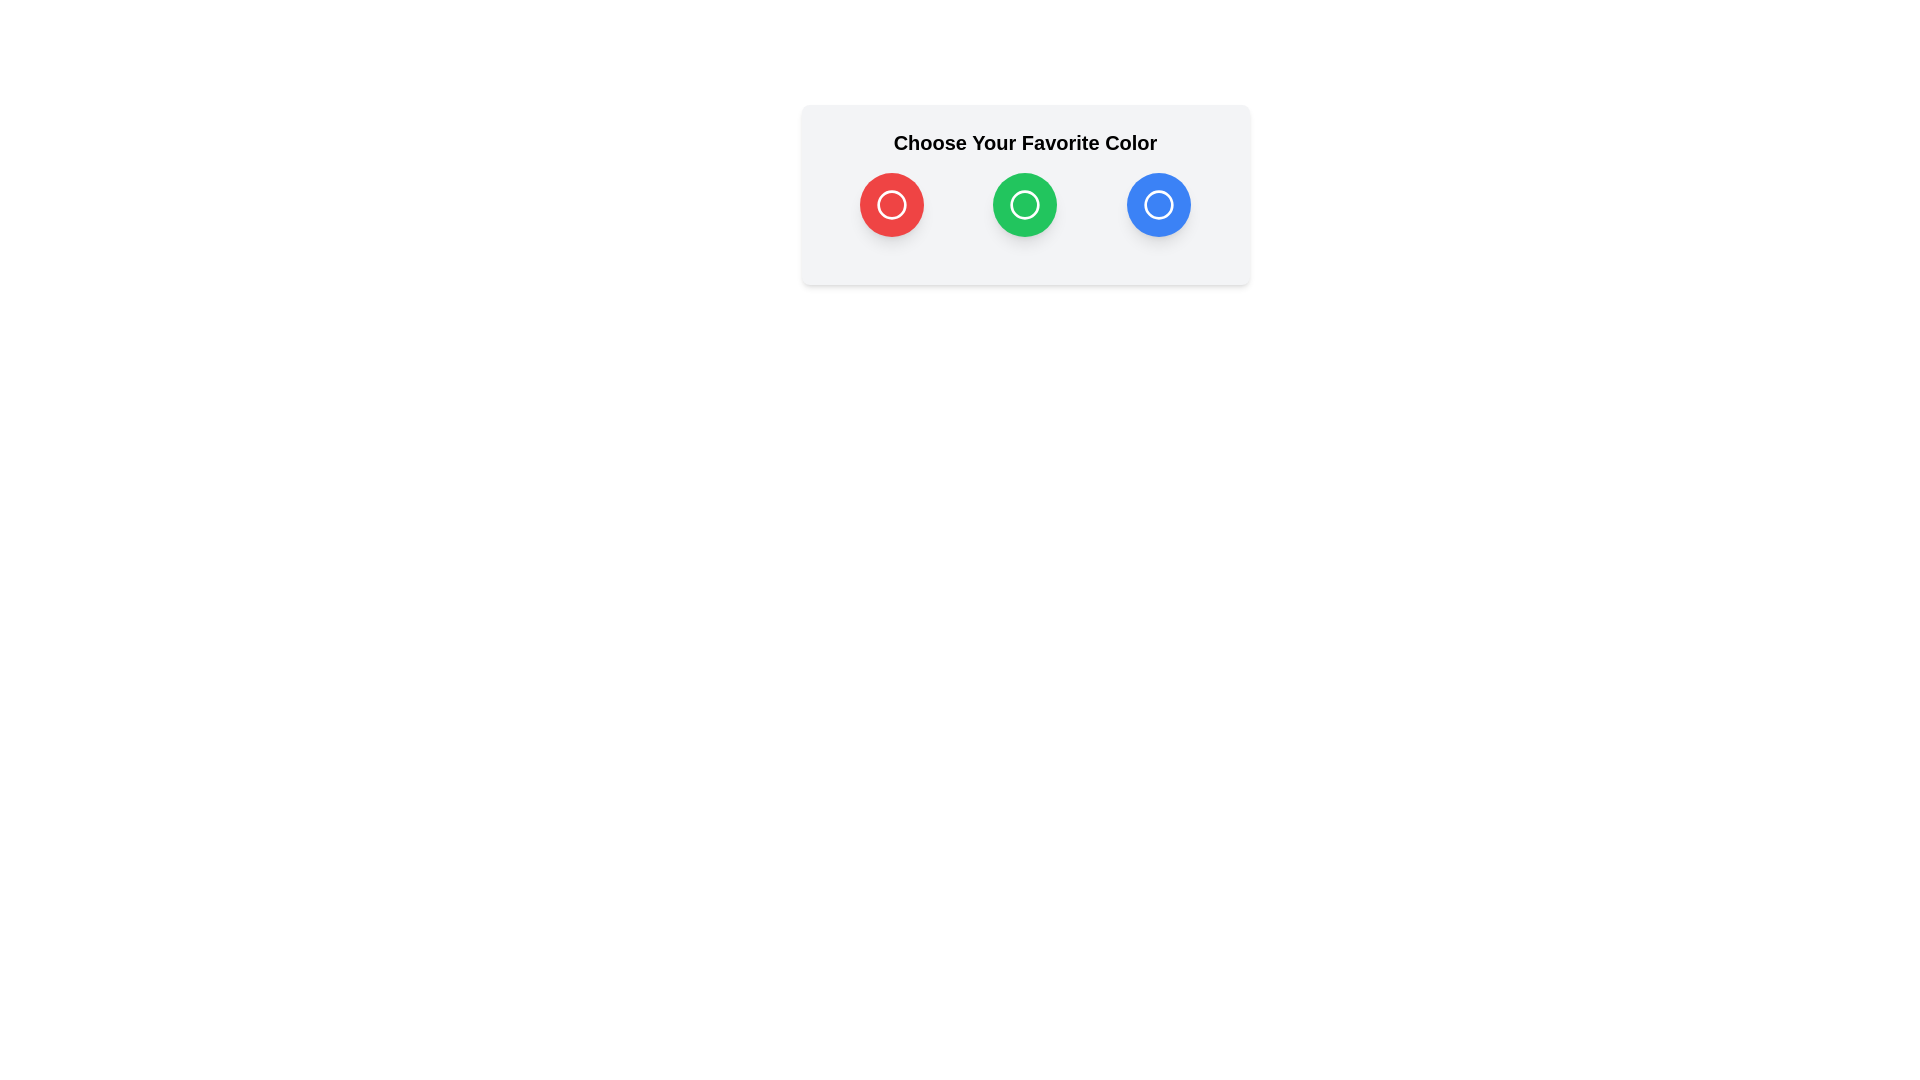 This screenshot has width=1920, height=1080. I want to click on the color Green from the options available, so click(1025, 204).